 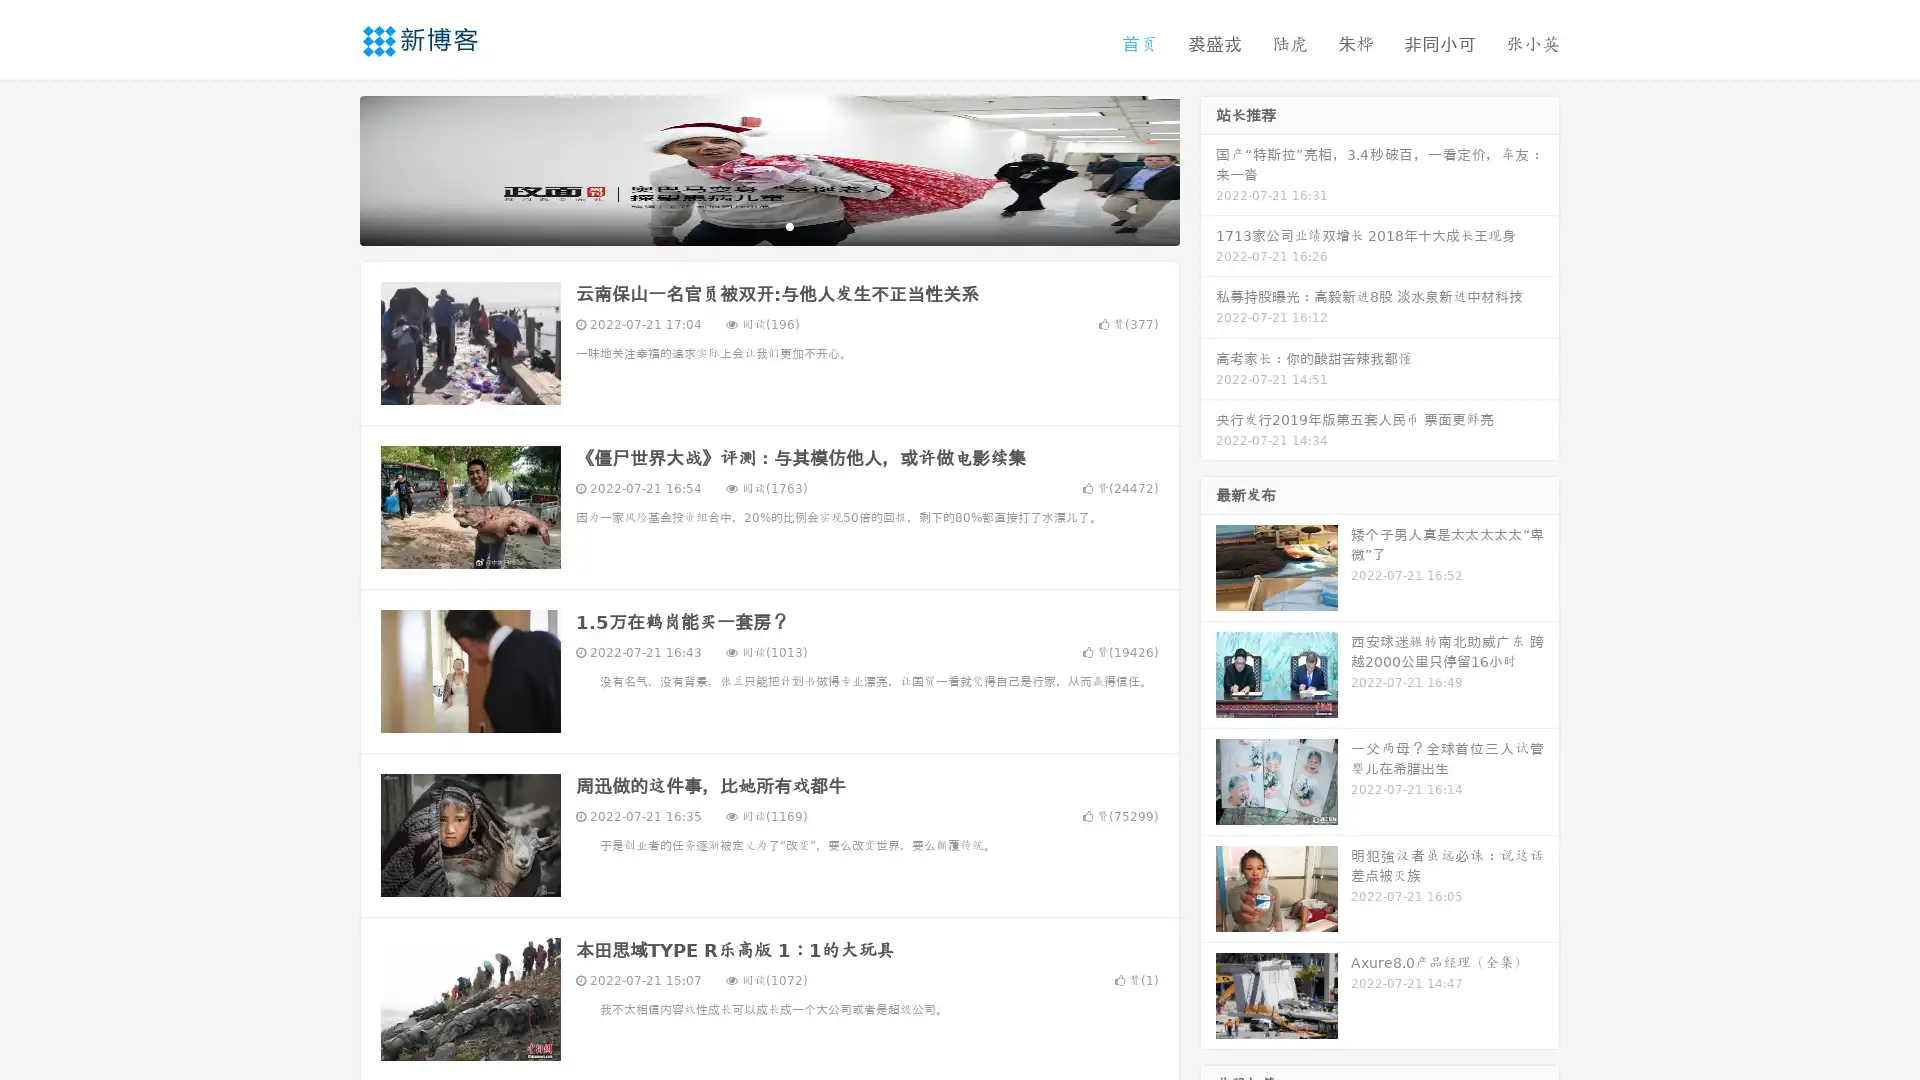 What do you see at coordinates (789, 225) in the screenshot?
I see `Go to slide 3` at bounding box center [789, 225].